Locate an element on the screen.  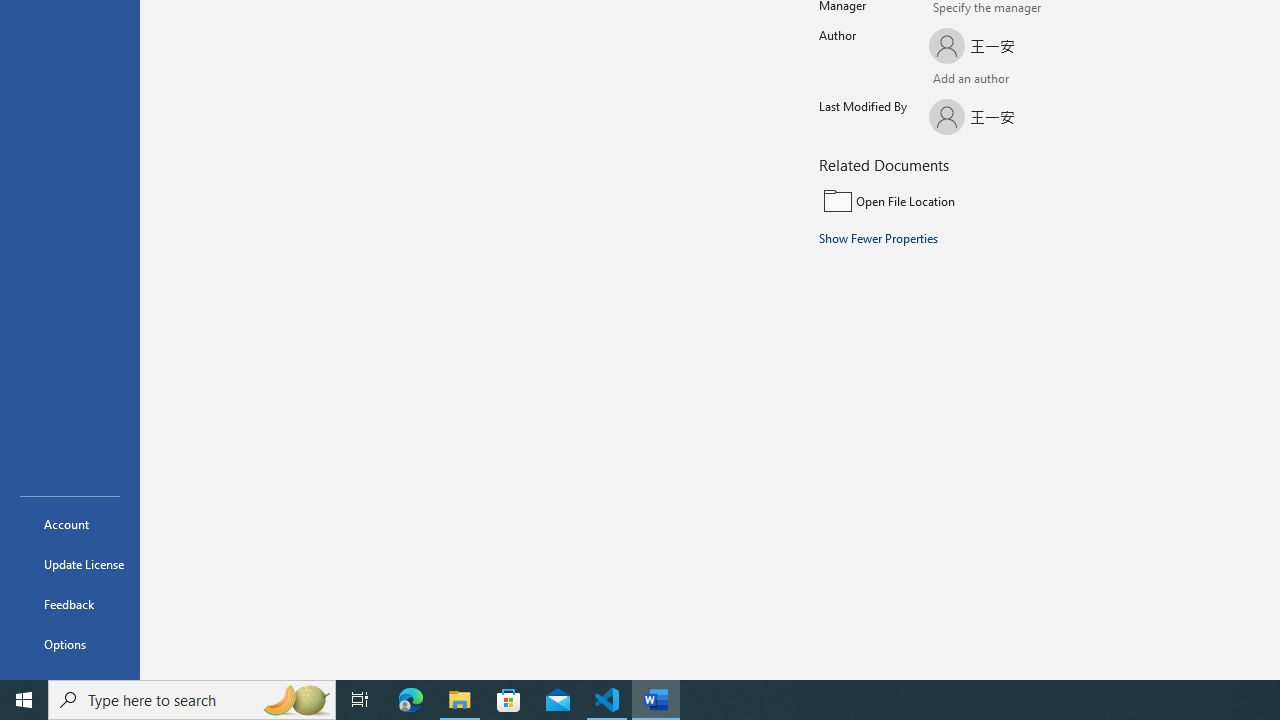
'Account' is located at coordinates (69, 523).